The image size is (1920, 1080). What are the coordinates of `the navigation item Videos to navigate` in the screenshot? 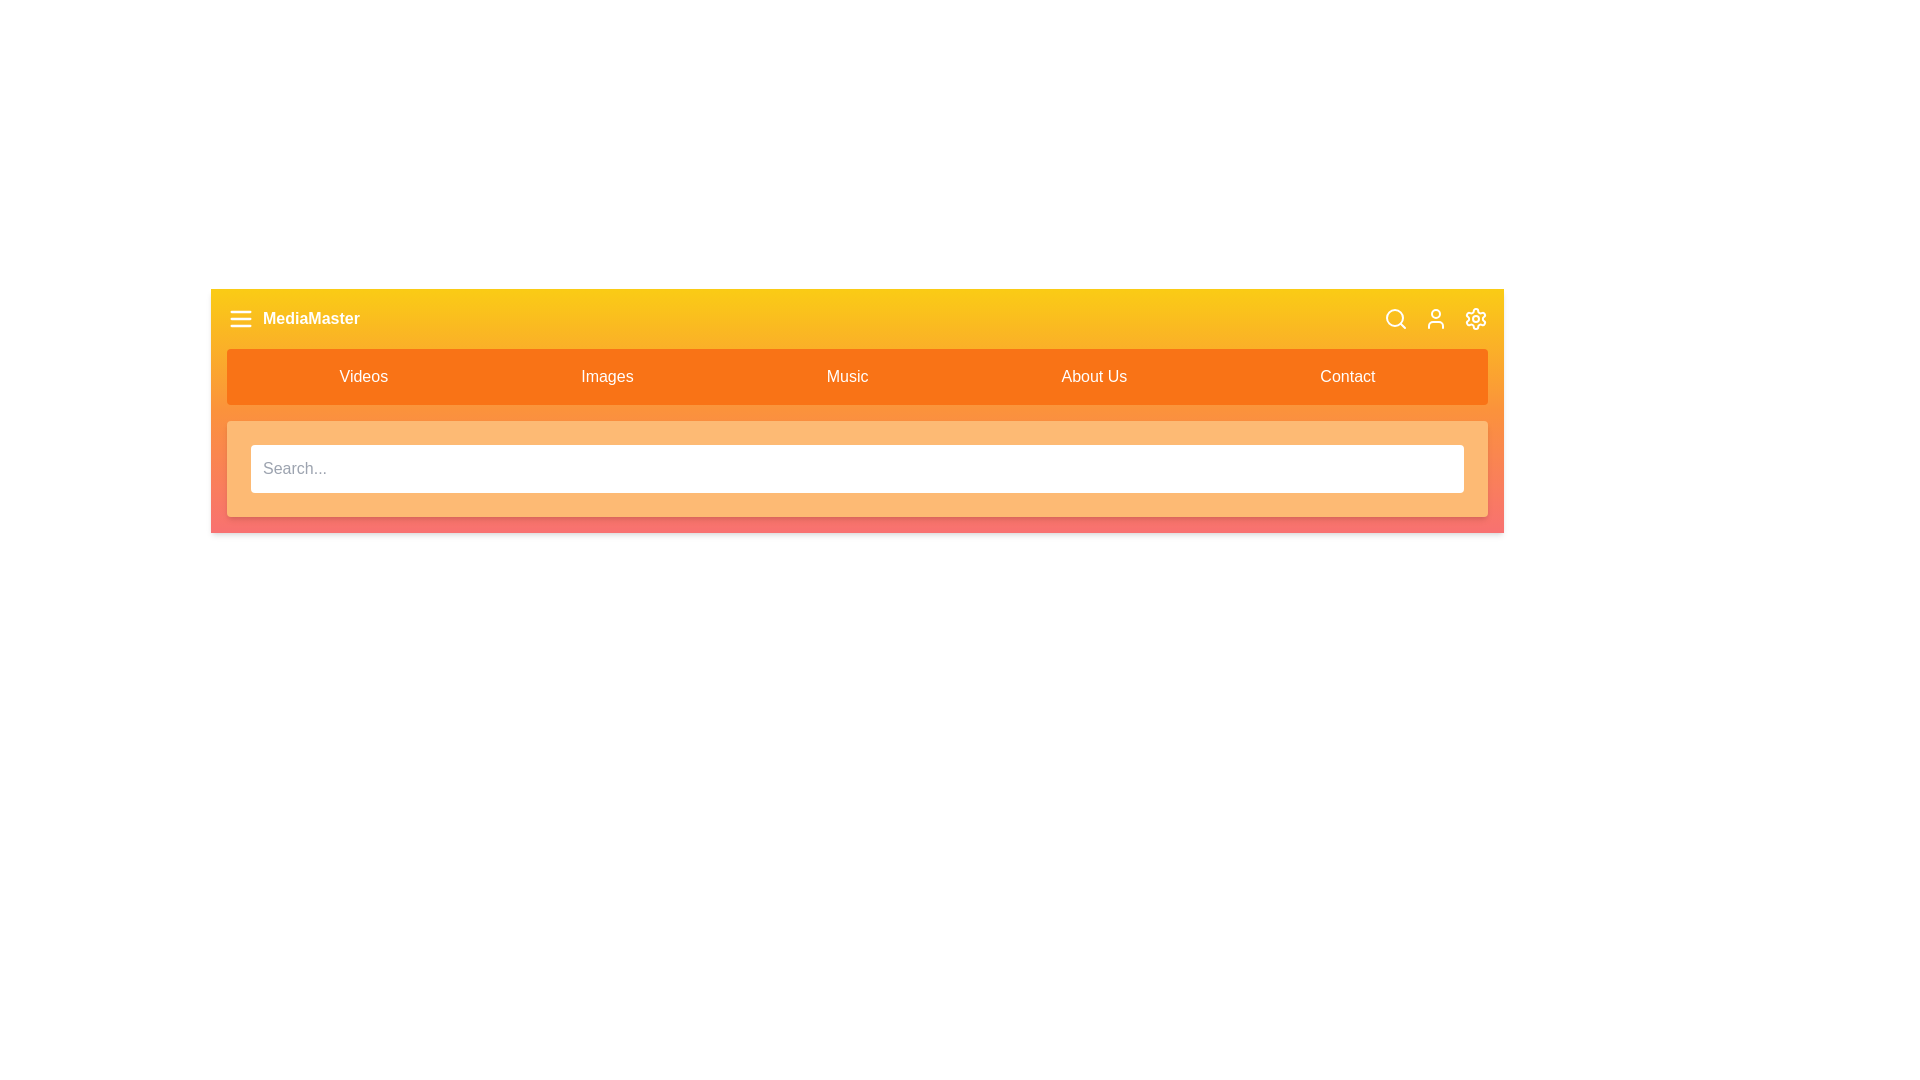 It's located at (363, 377).